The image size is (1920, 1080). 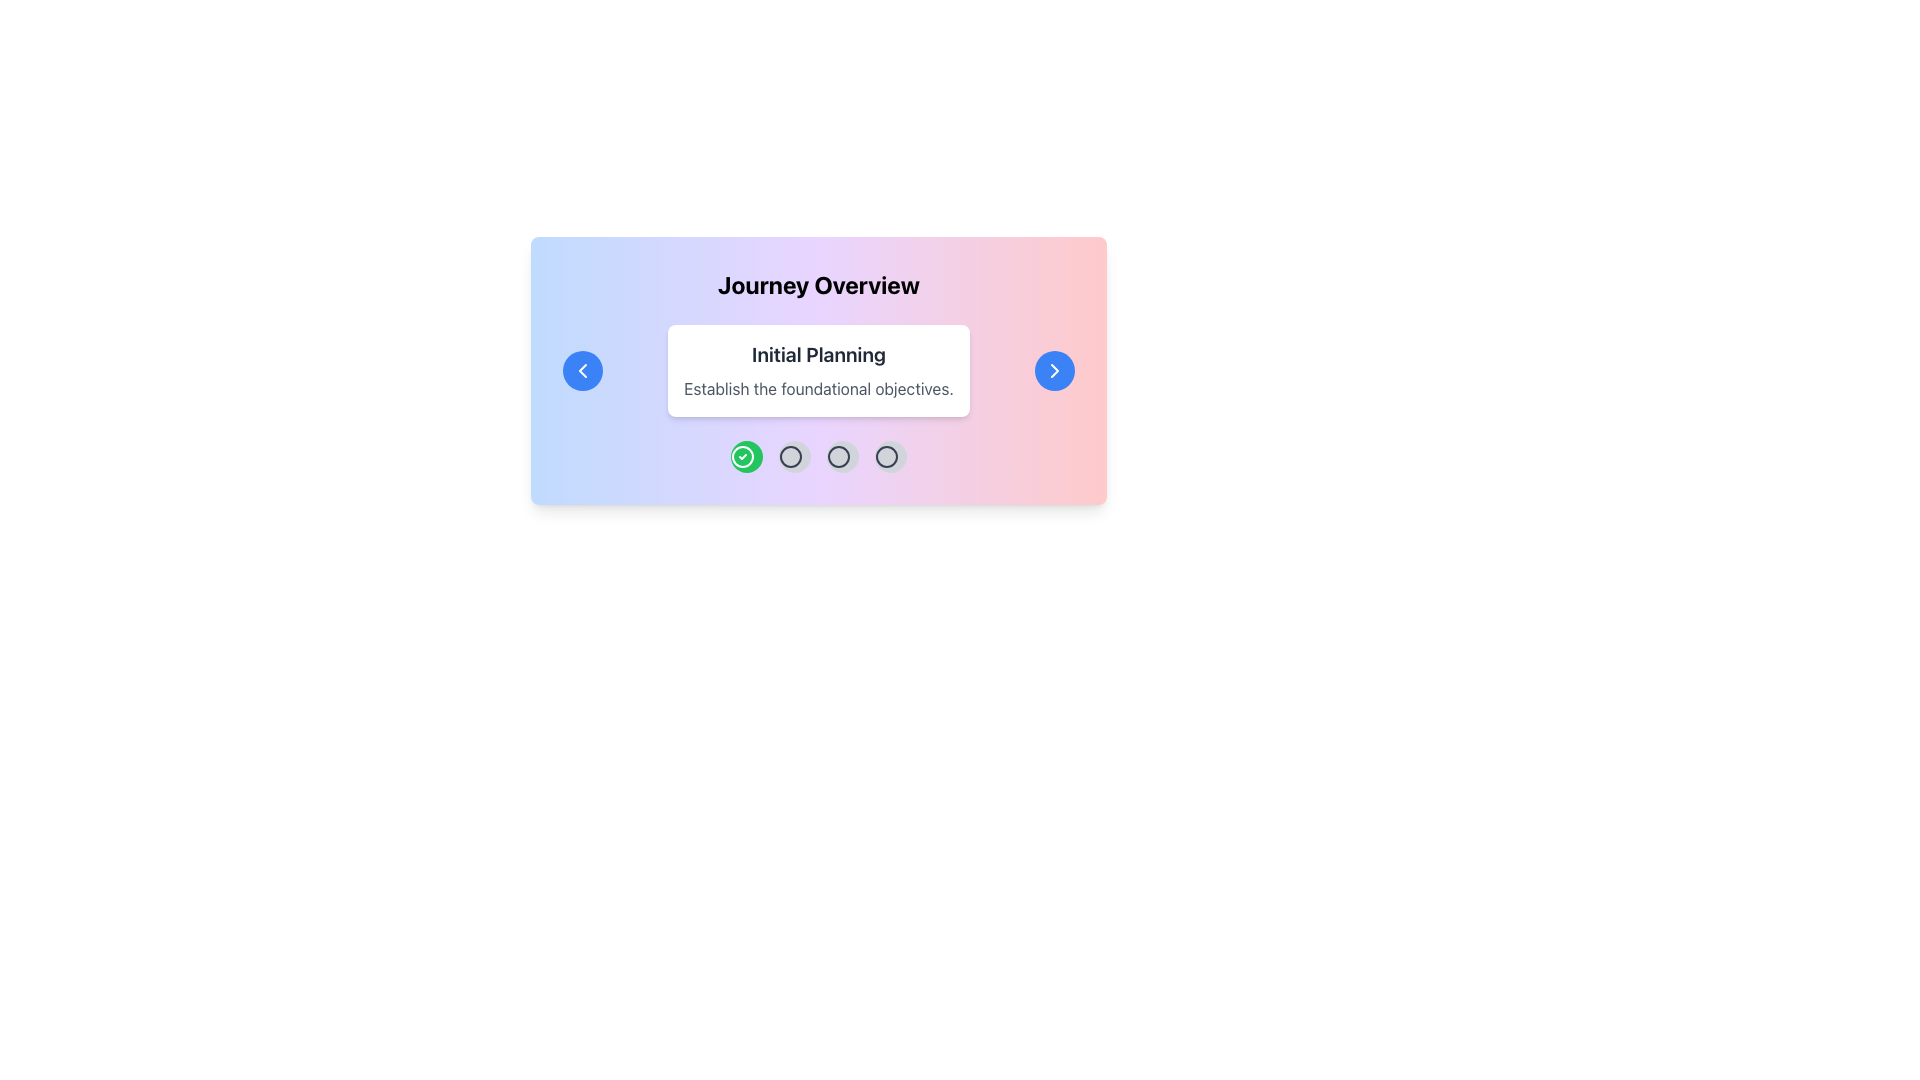 What do you see at coordinates (1054, 370) in the screenshot?
I see `the rightward-pointing chevron icon in white, which is located within a circular blue background on the far-right side of the horizontally centered card component` at bounding box center [1054, 370].